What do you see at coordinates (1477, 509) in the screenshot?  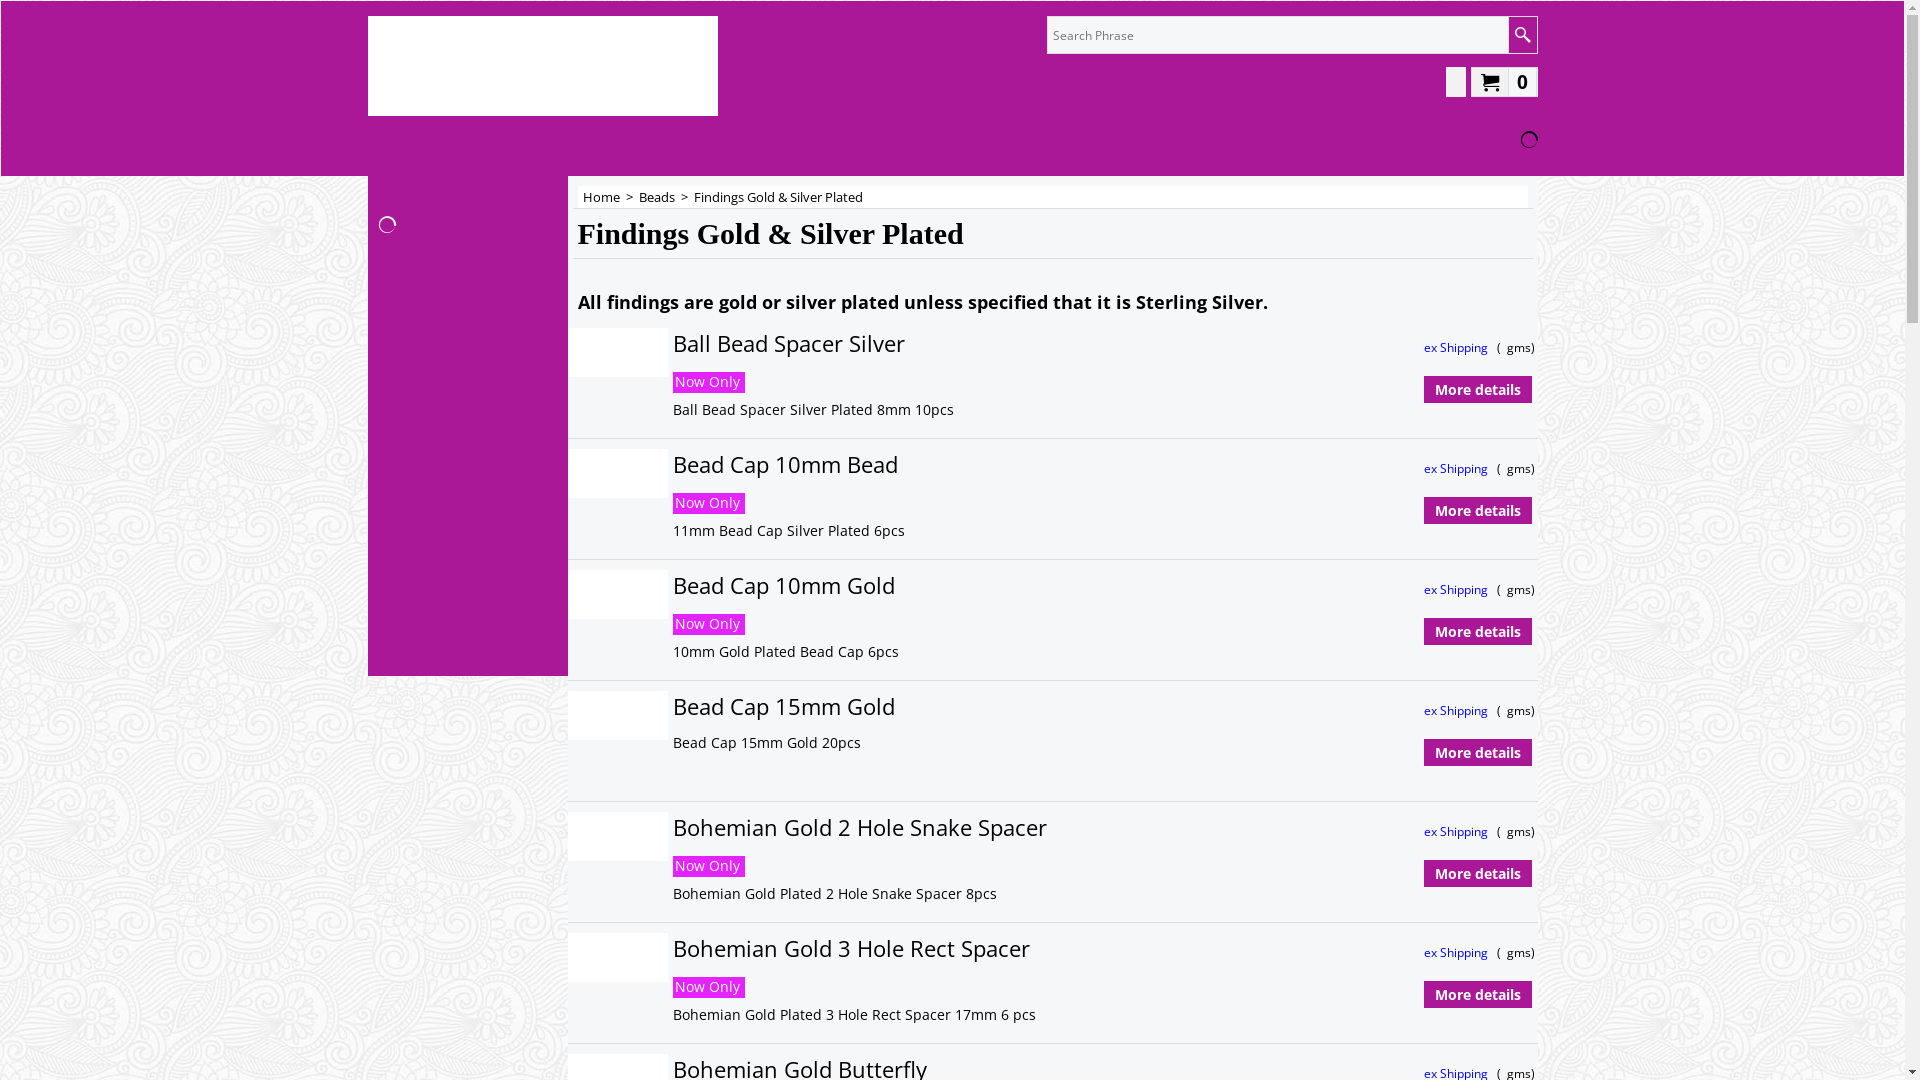 I see `'More details'` at bounding box center [1477, 509].